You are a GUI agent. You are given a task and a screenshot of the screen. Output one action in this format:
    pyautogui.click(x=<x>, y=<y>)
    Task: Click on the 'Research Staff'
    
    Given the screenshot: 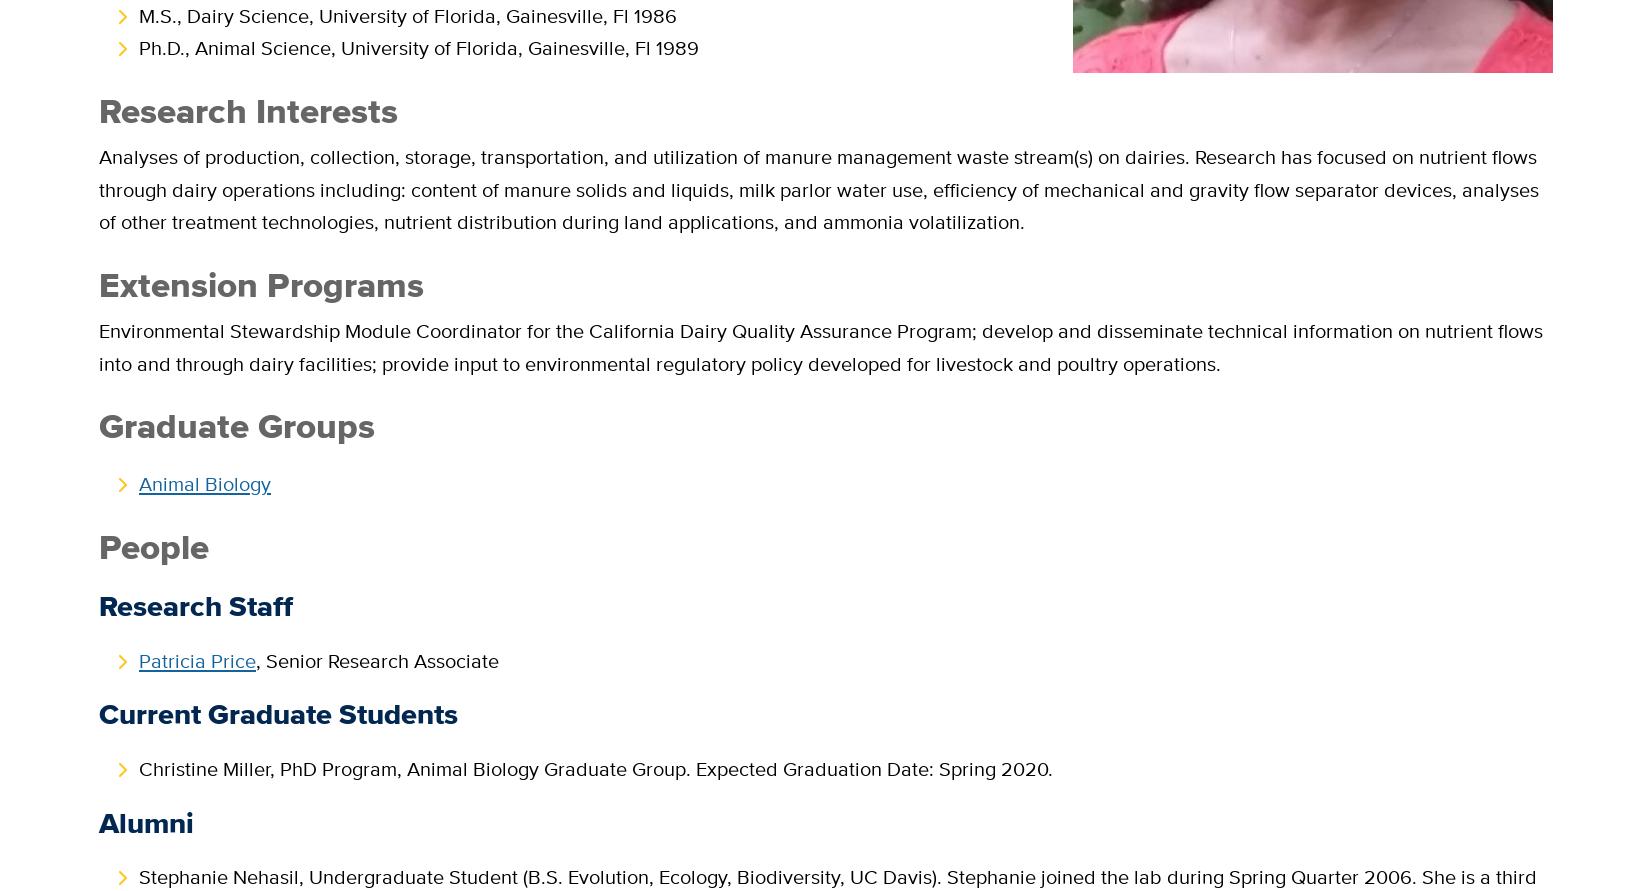 What is the action you would take?
    pyautogui.click(x=98, y=606)
    